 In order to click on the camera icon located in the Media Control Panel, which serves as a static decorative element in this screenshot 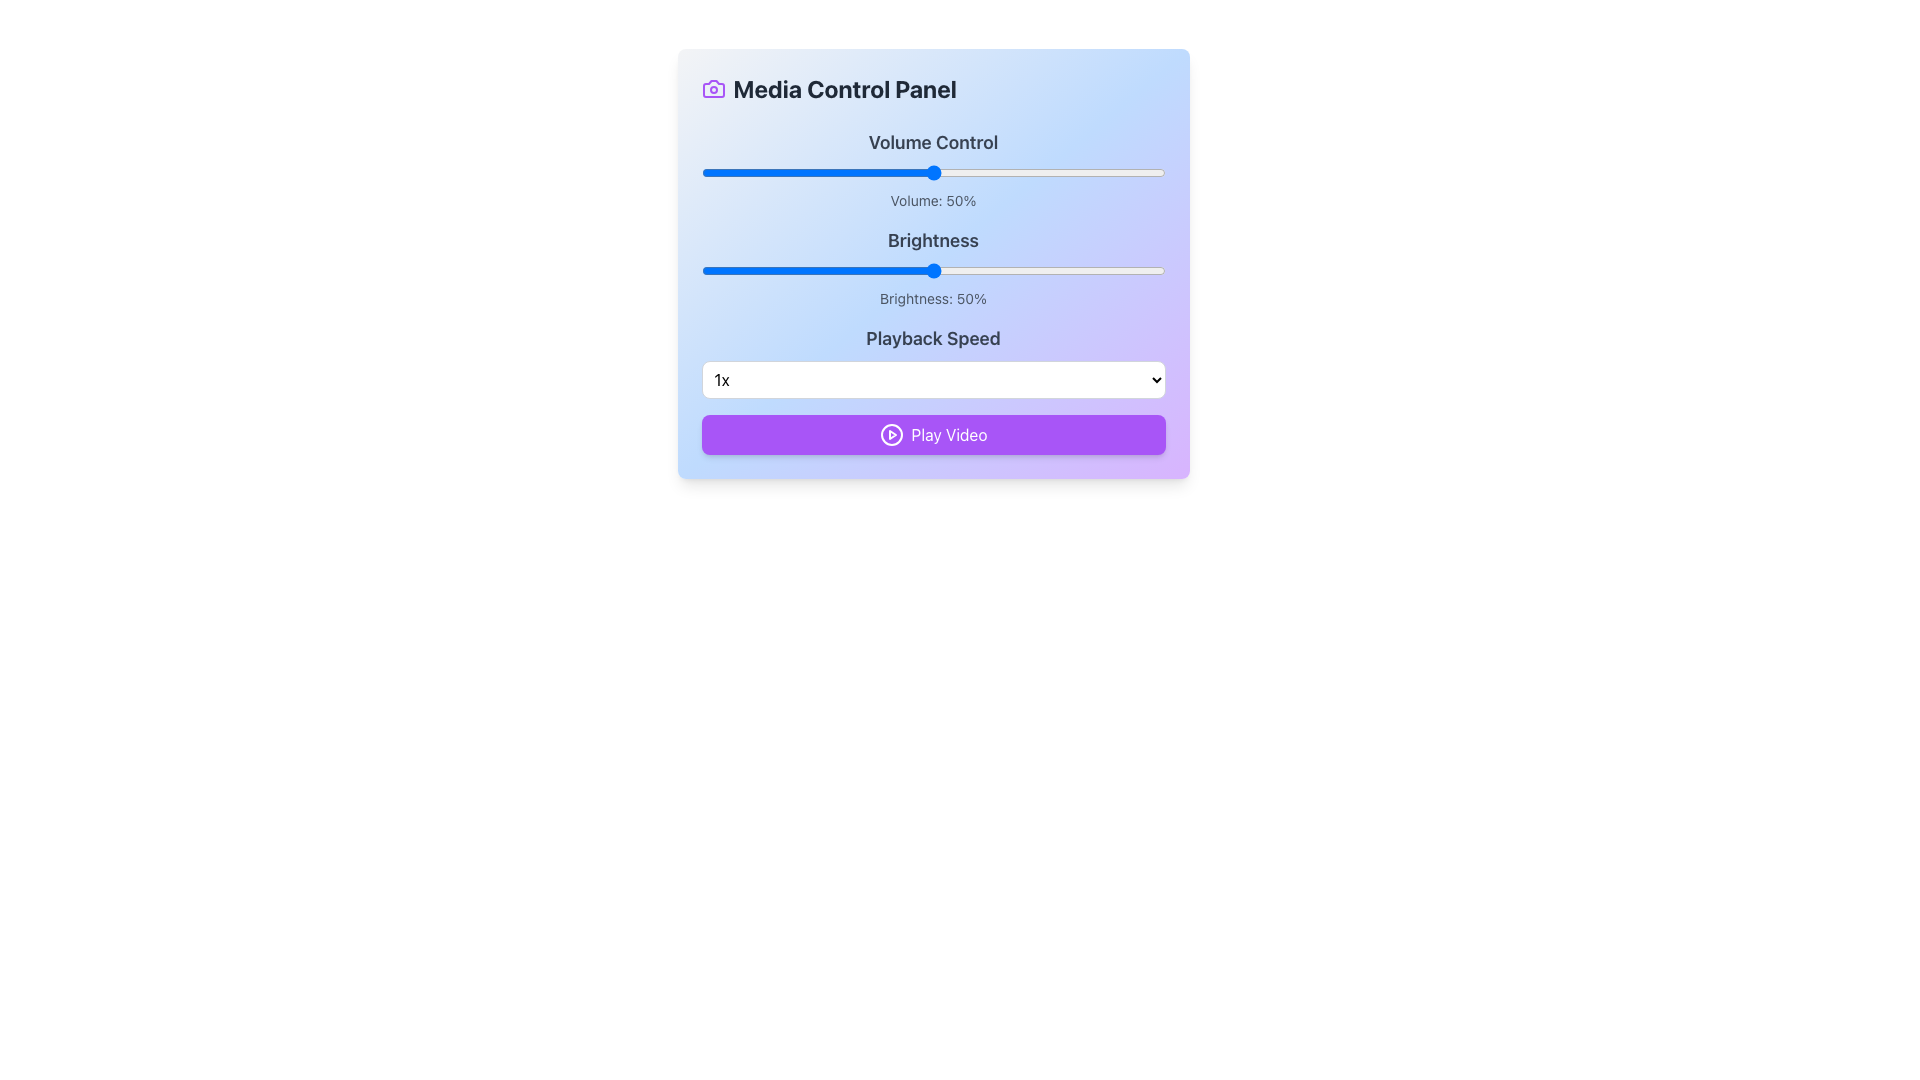, I will do `click(713, 87)`.